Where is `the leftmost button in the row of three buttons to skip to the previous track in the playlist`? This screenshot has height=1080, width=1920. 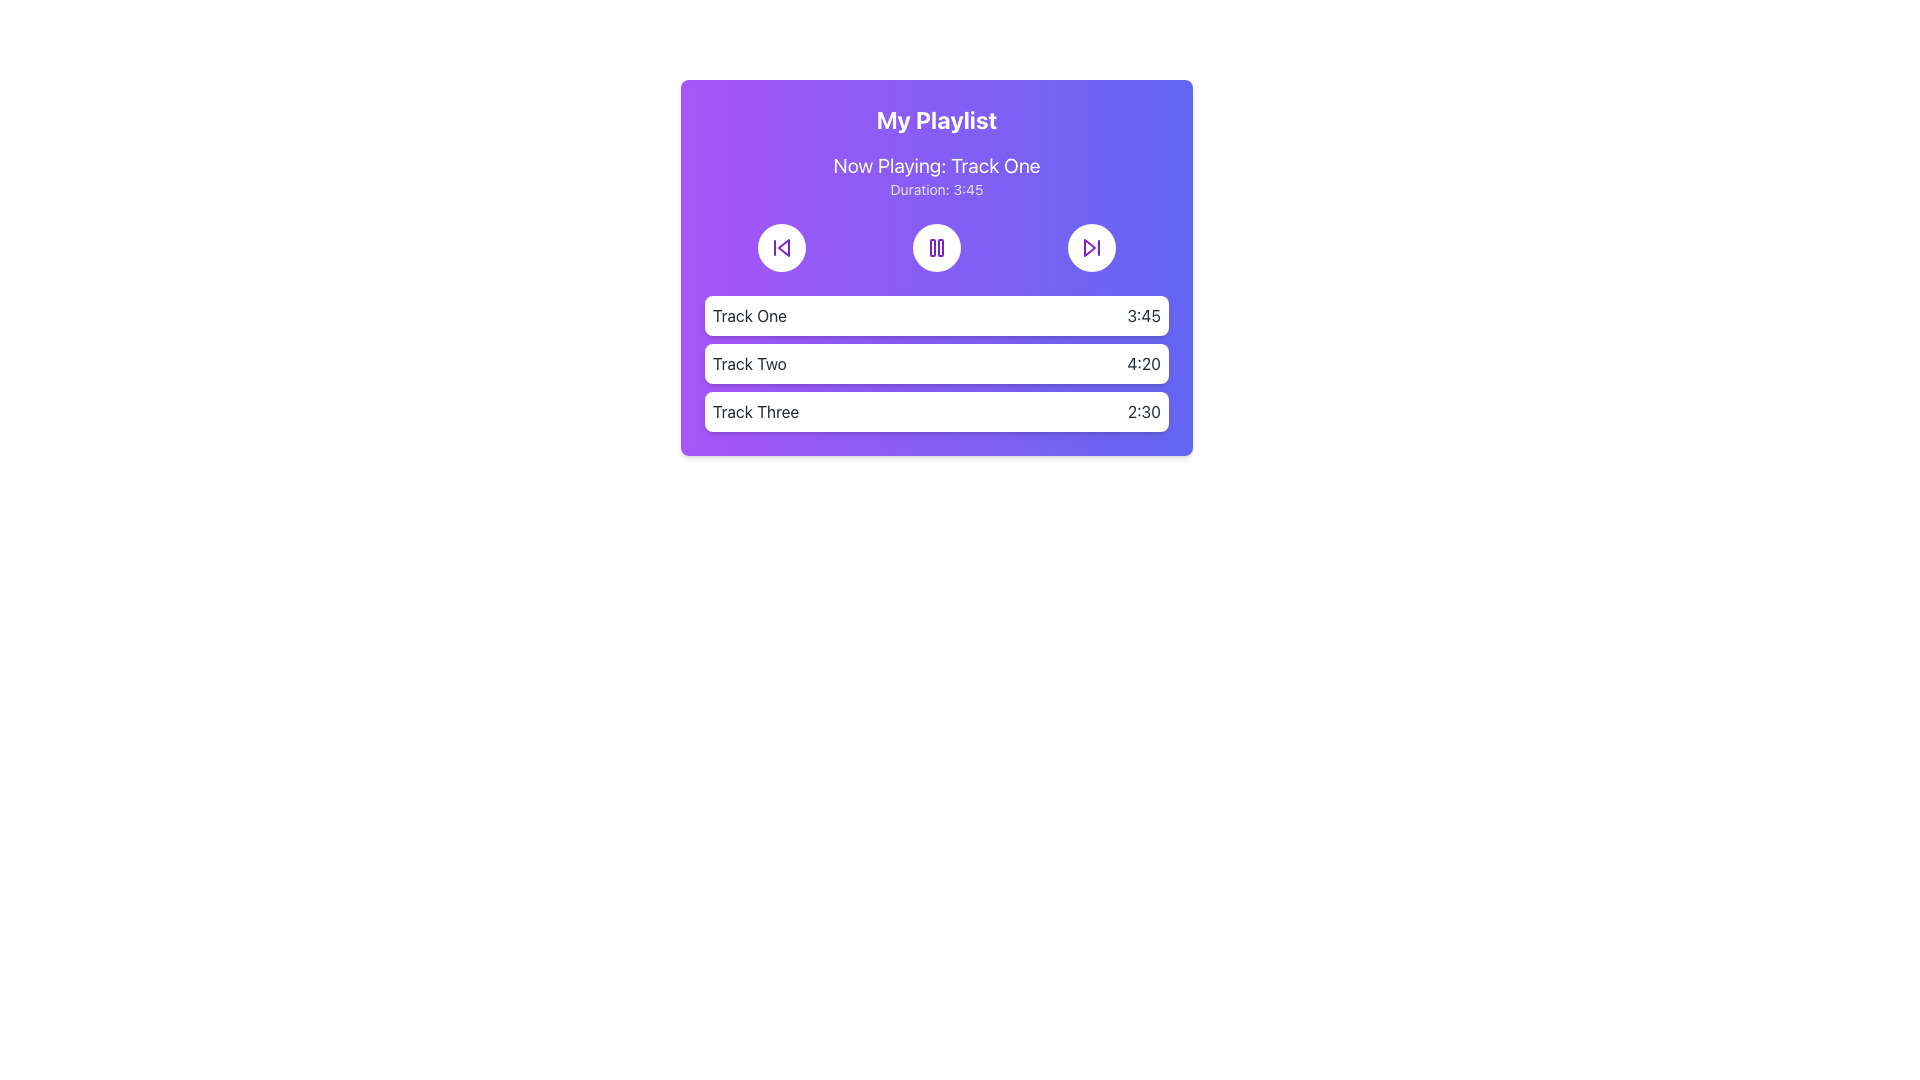
the leftmost button in the row of three buttons to skip to the previous track in the playlist is located at coordinates (781, 246).